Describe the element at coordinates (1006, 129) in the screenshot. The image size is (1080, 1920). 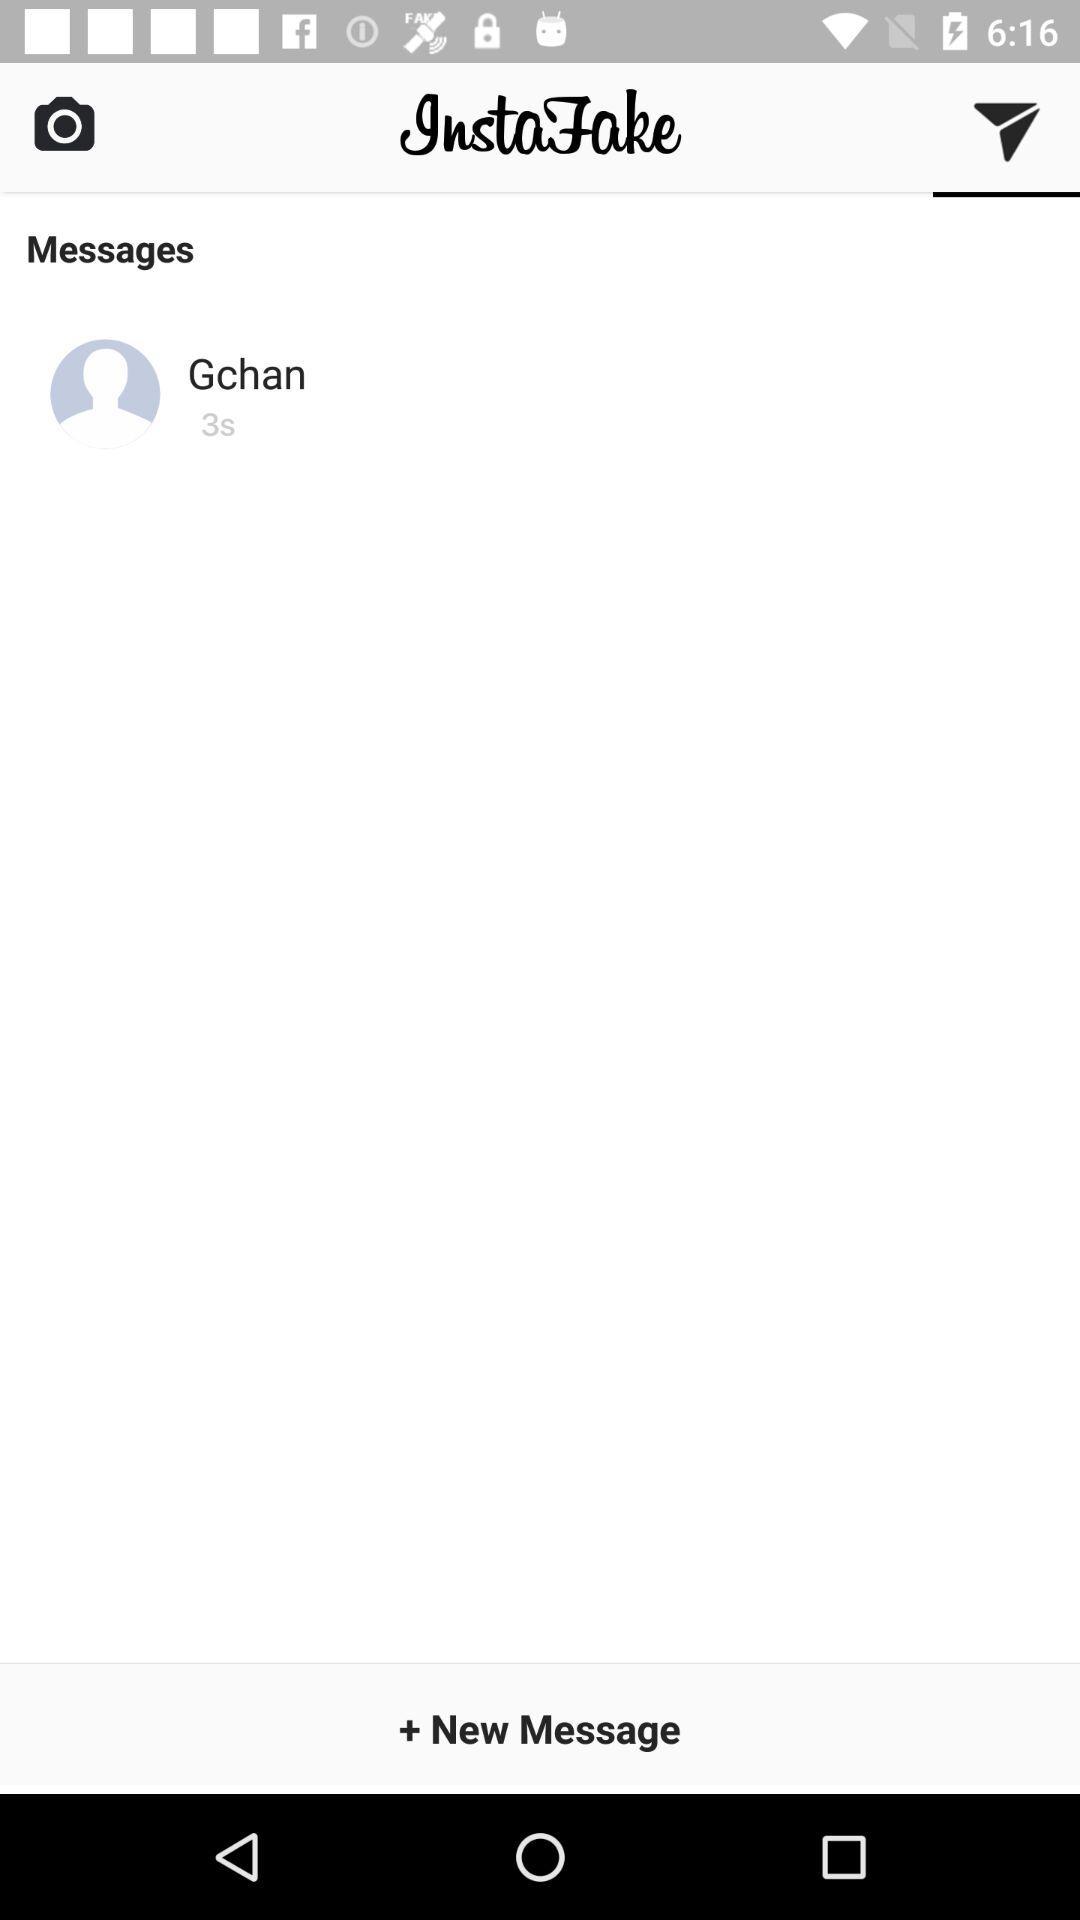
I see `the navigation icon` at that location.